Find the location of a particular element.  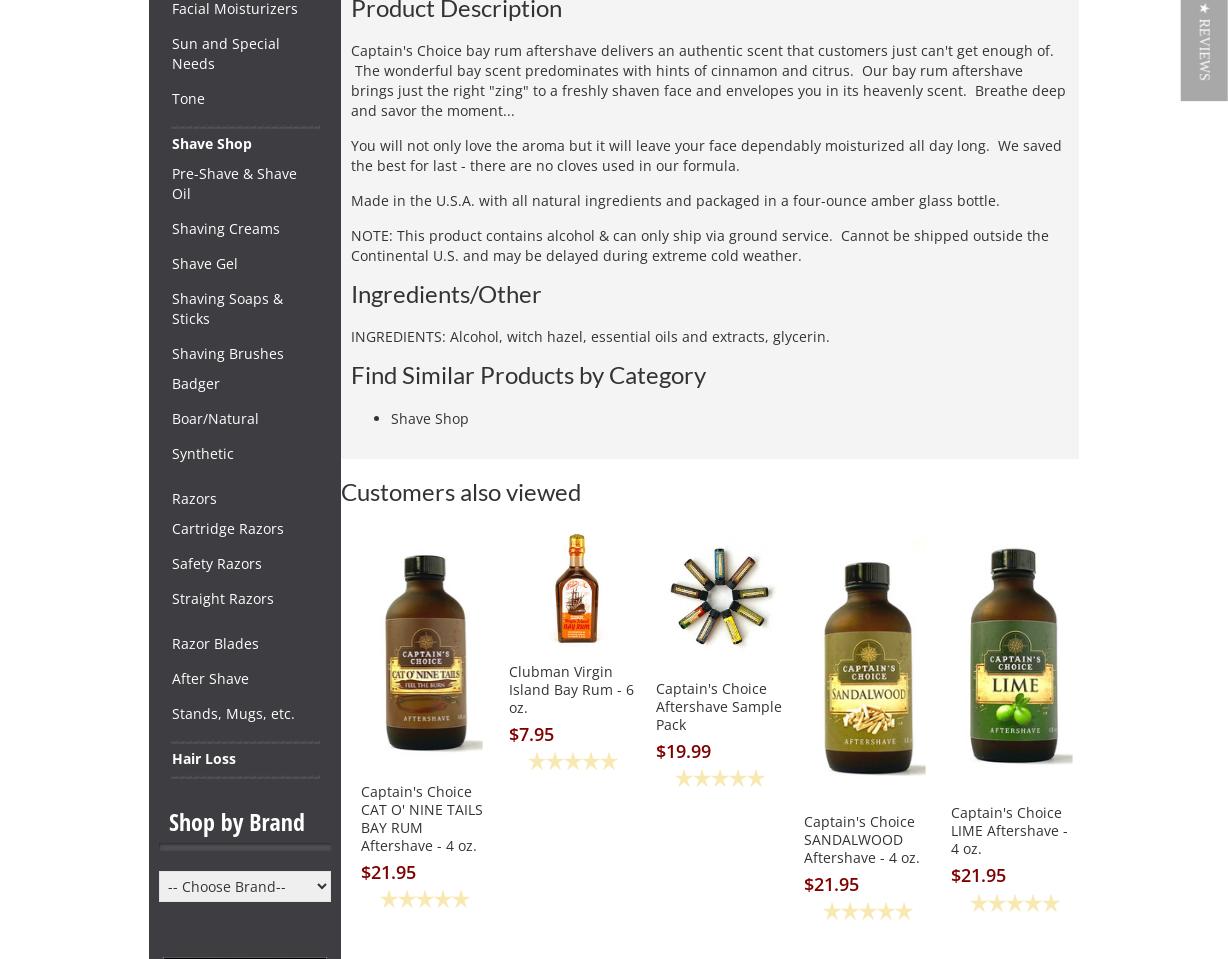

'Captain's Choice SANDALWOOD Aftershave - 4 oz.' is located at coordinates (859, 837).